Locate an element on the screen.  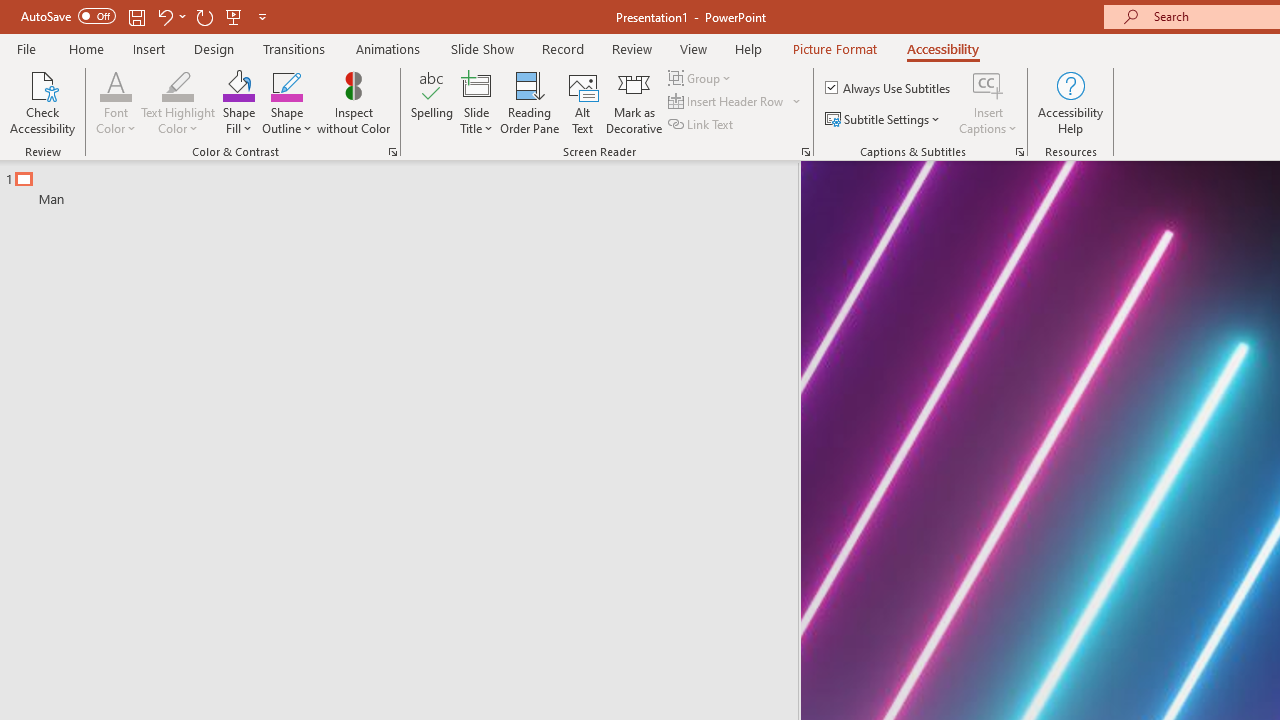
'Animations' is located at coordinates (388, 48).